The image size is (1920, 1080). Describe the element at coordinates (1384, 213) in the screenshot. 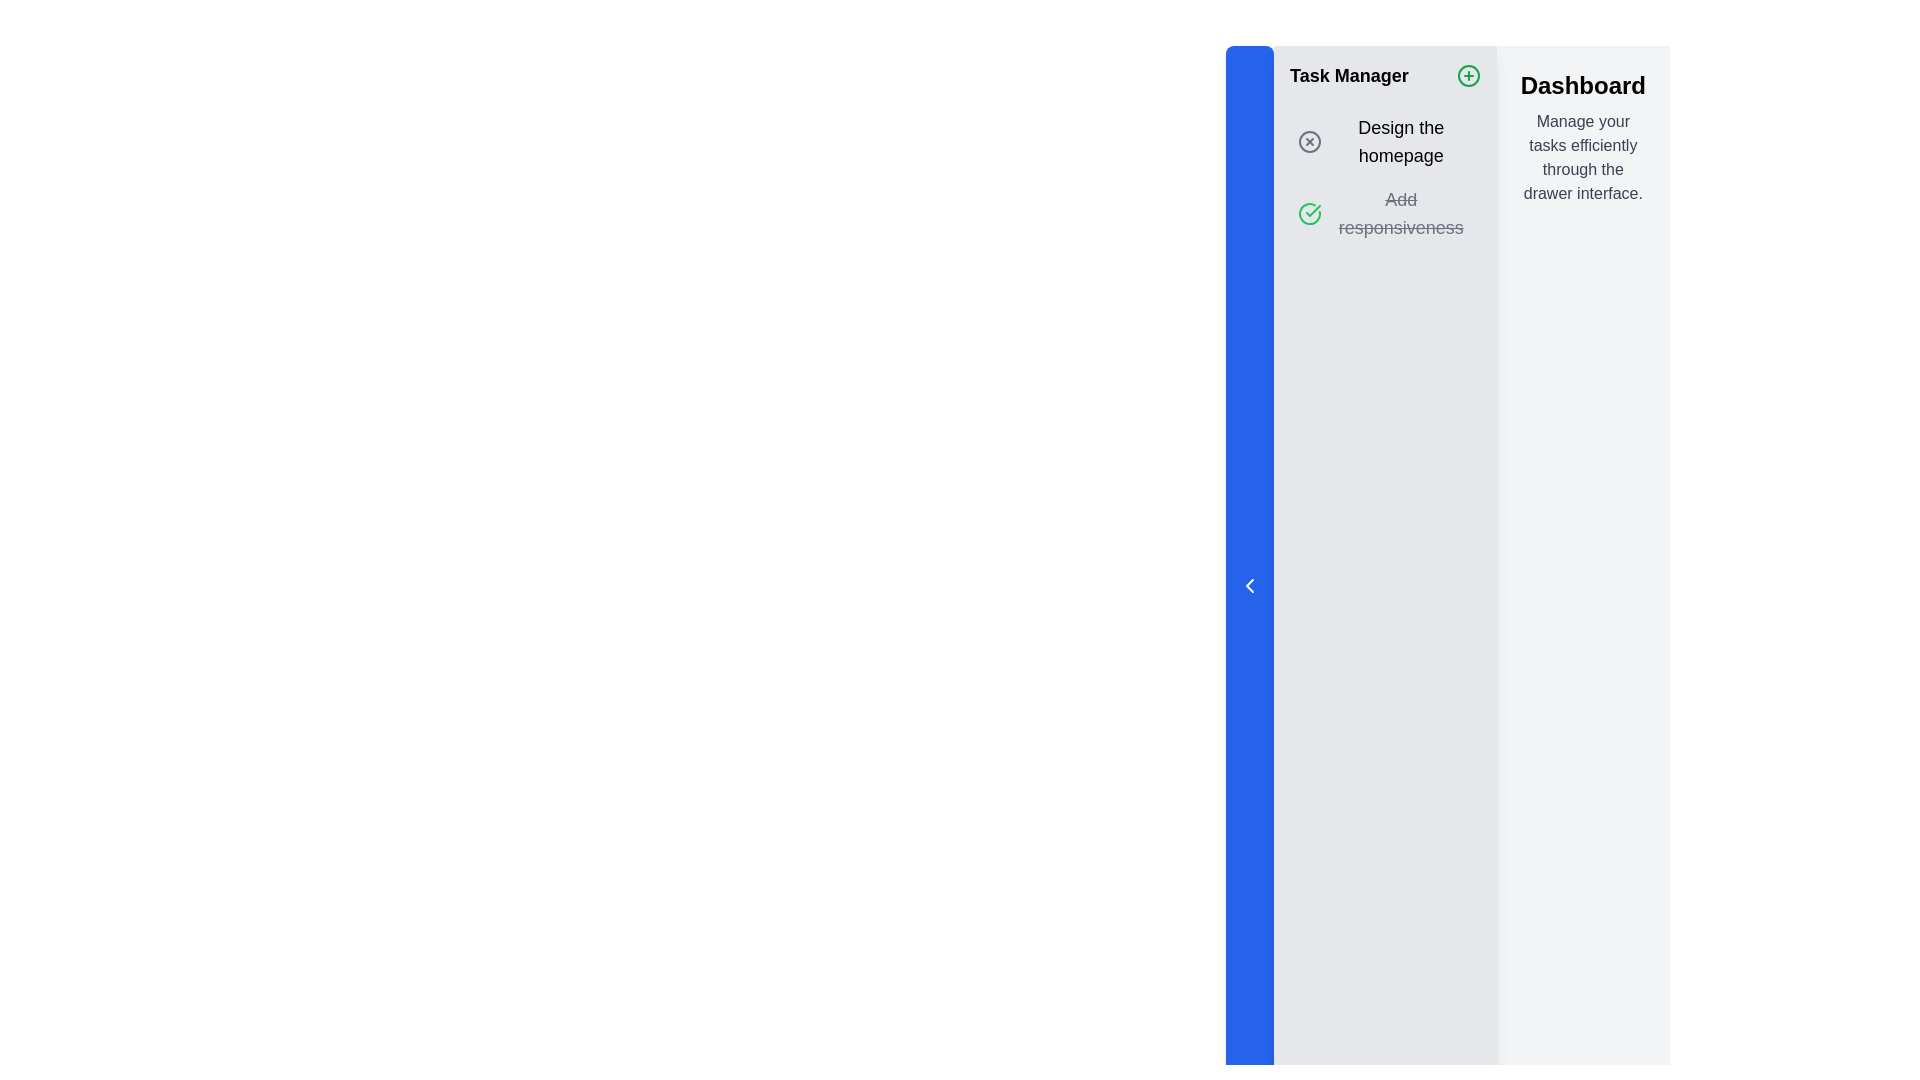

I see `the second task entry in the 'Task Manager' panel` at that location.